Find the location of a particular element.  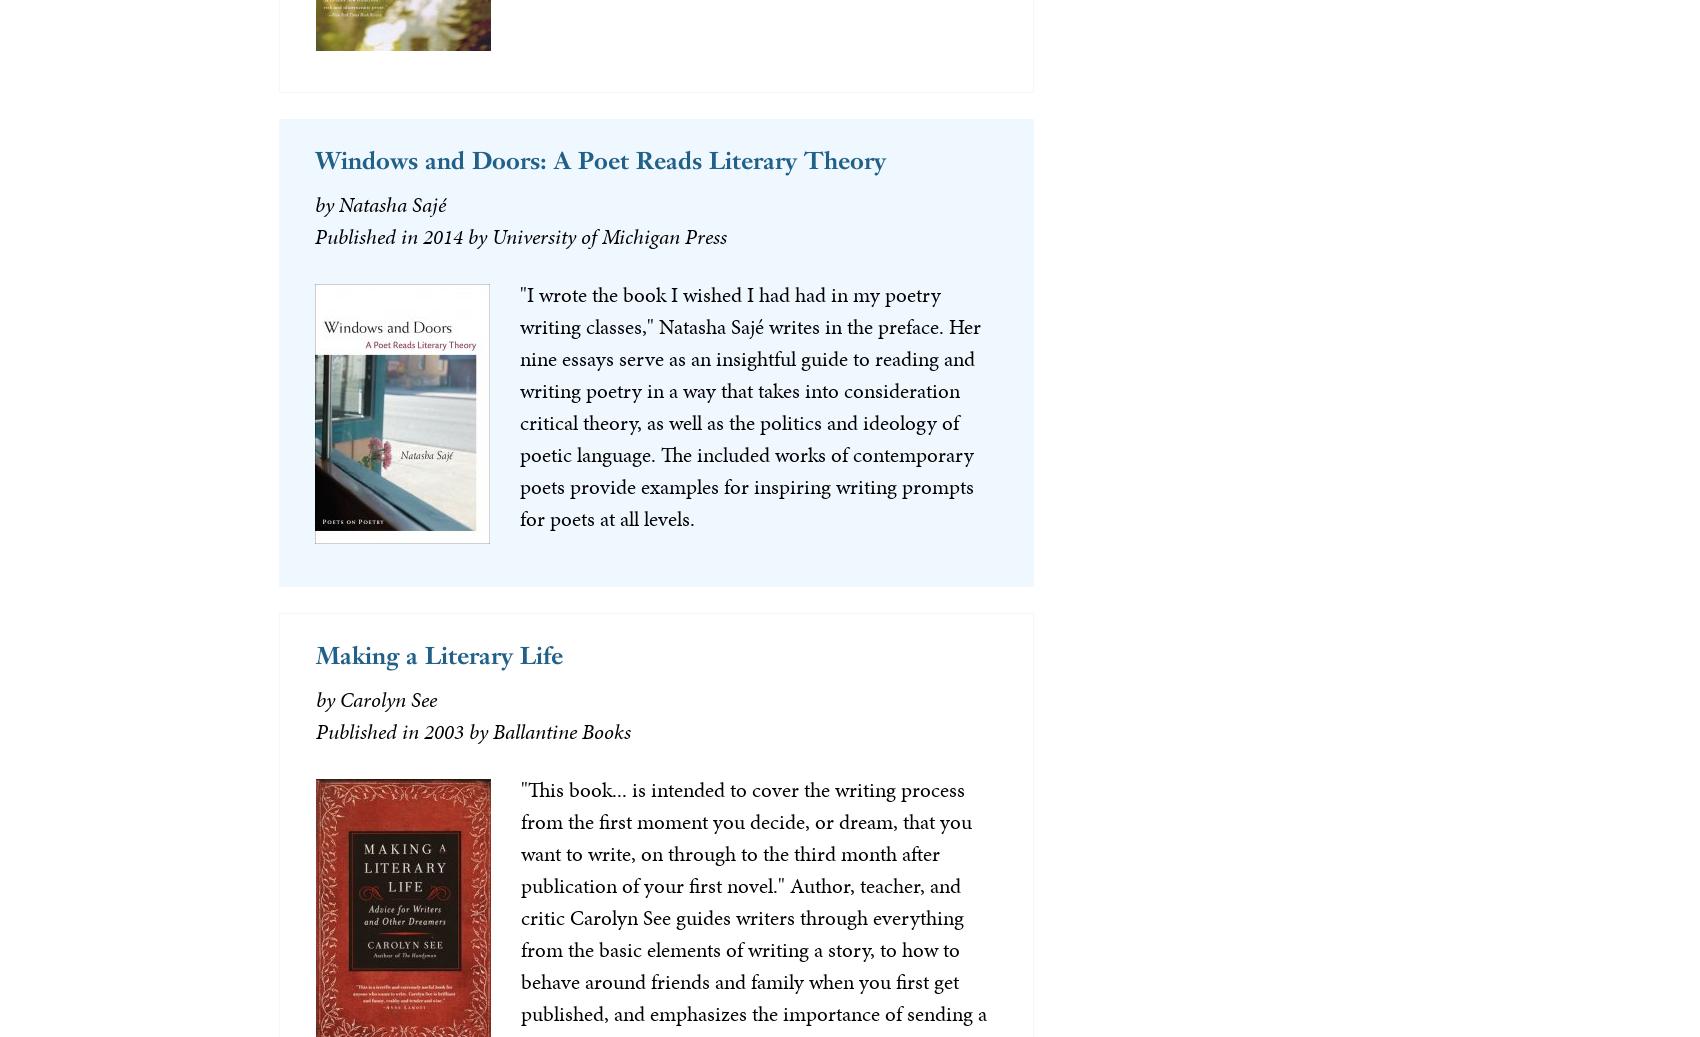

'"I wrote the book I wished I had had in my poetry writing classes," Natasha Sajé writes in the preface. Her nine essays serve as an insightful guide to reading and writing poetry in a way that takes into consideration critical theory, as well as the politics and ideology of poetic language. The included works of contemporary poets provide examples for inspiring writing prompts for poets at all levels.' is located at coordinates (519, 404).